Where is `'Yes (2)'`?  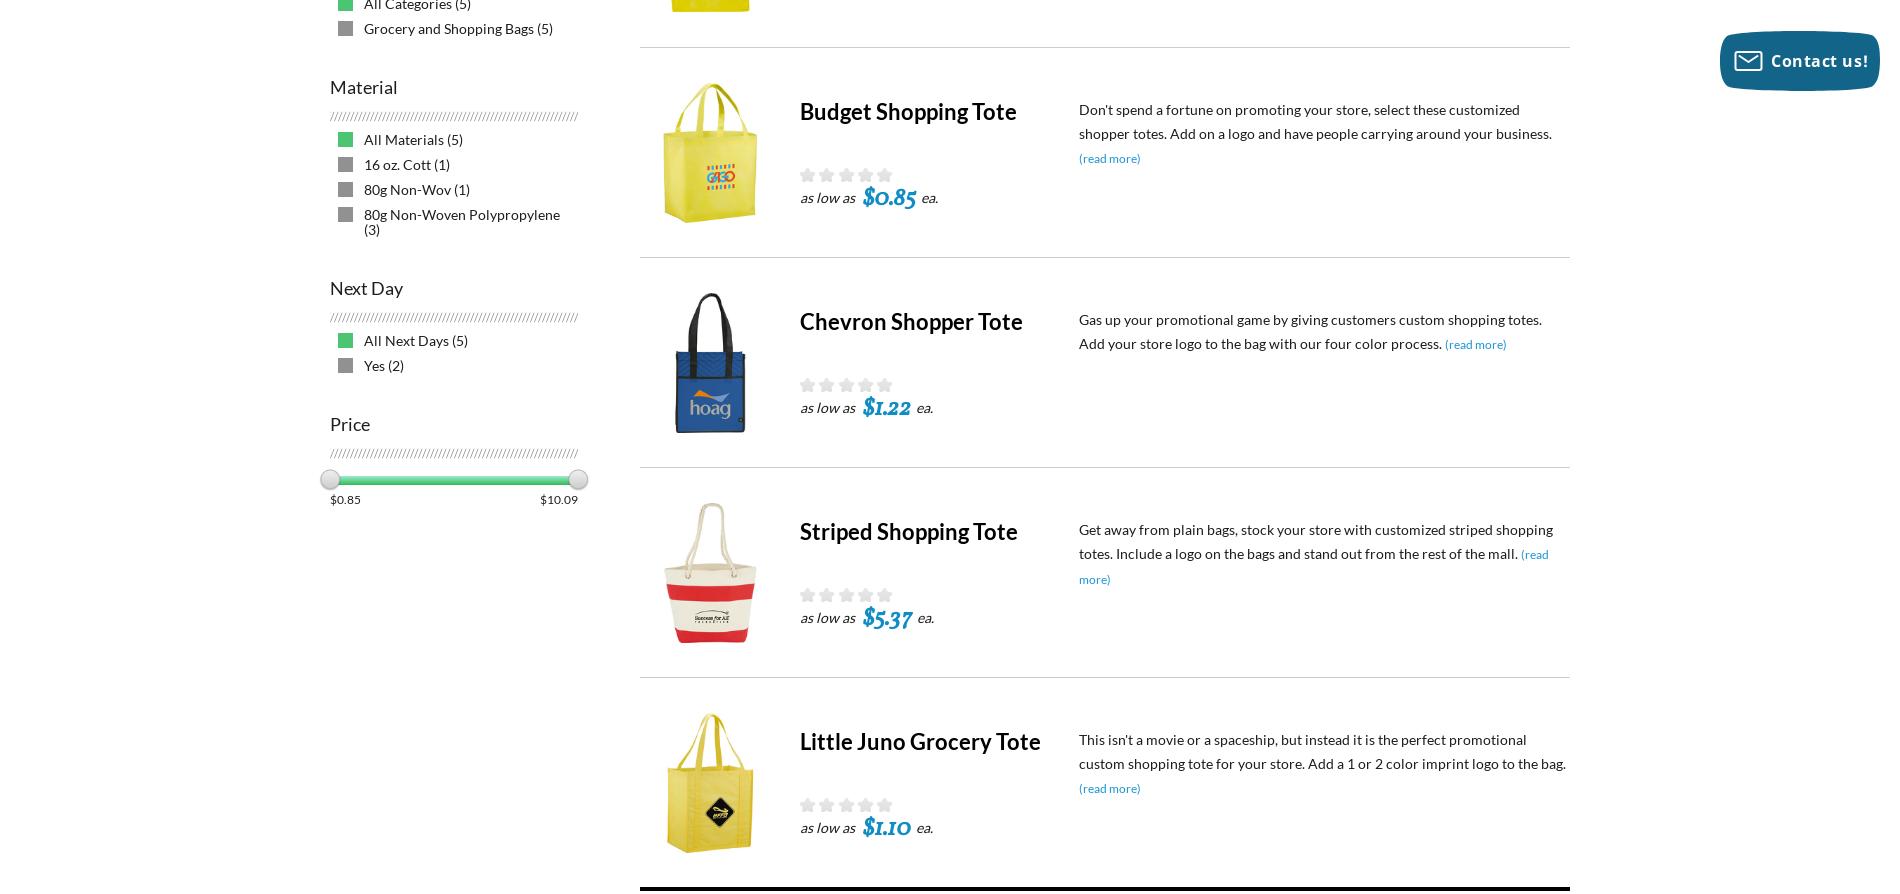
'Yes (2)' is located at coordinates (363, 364).